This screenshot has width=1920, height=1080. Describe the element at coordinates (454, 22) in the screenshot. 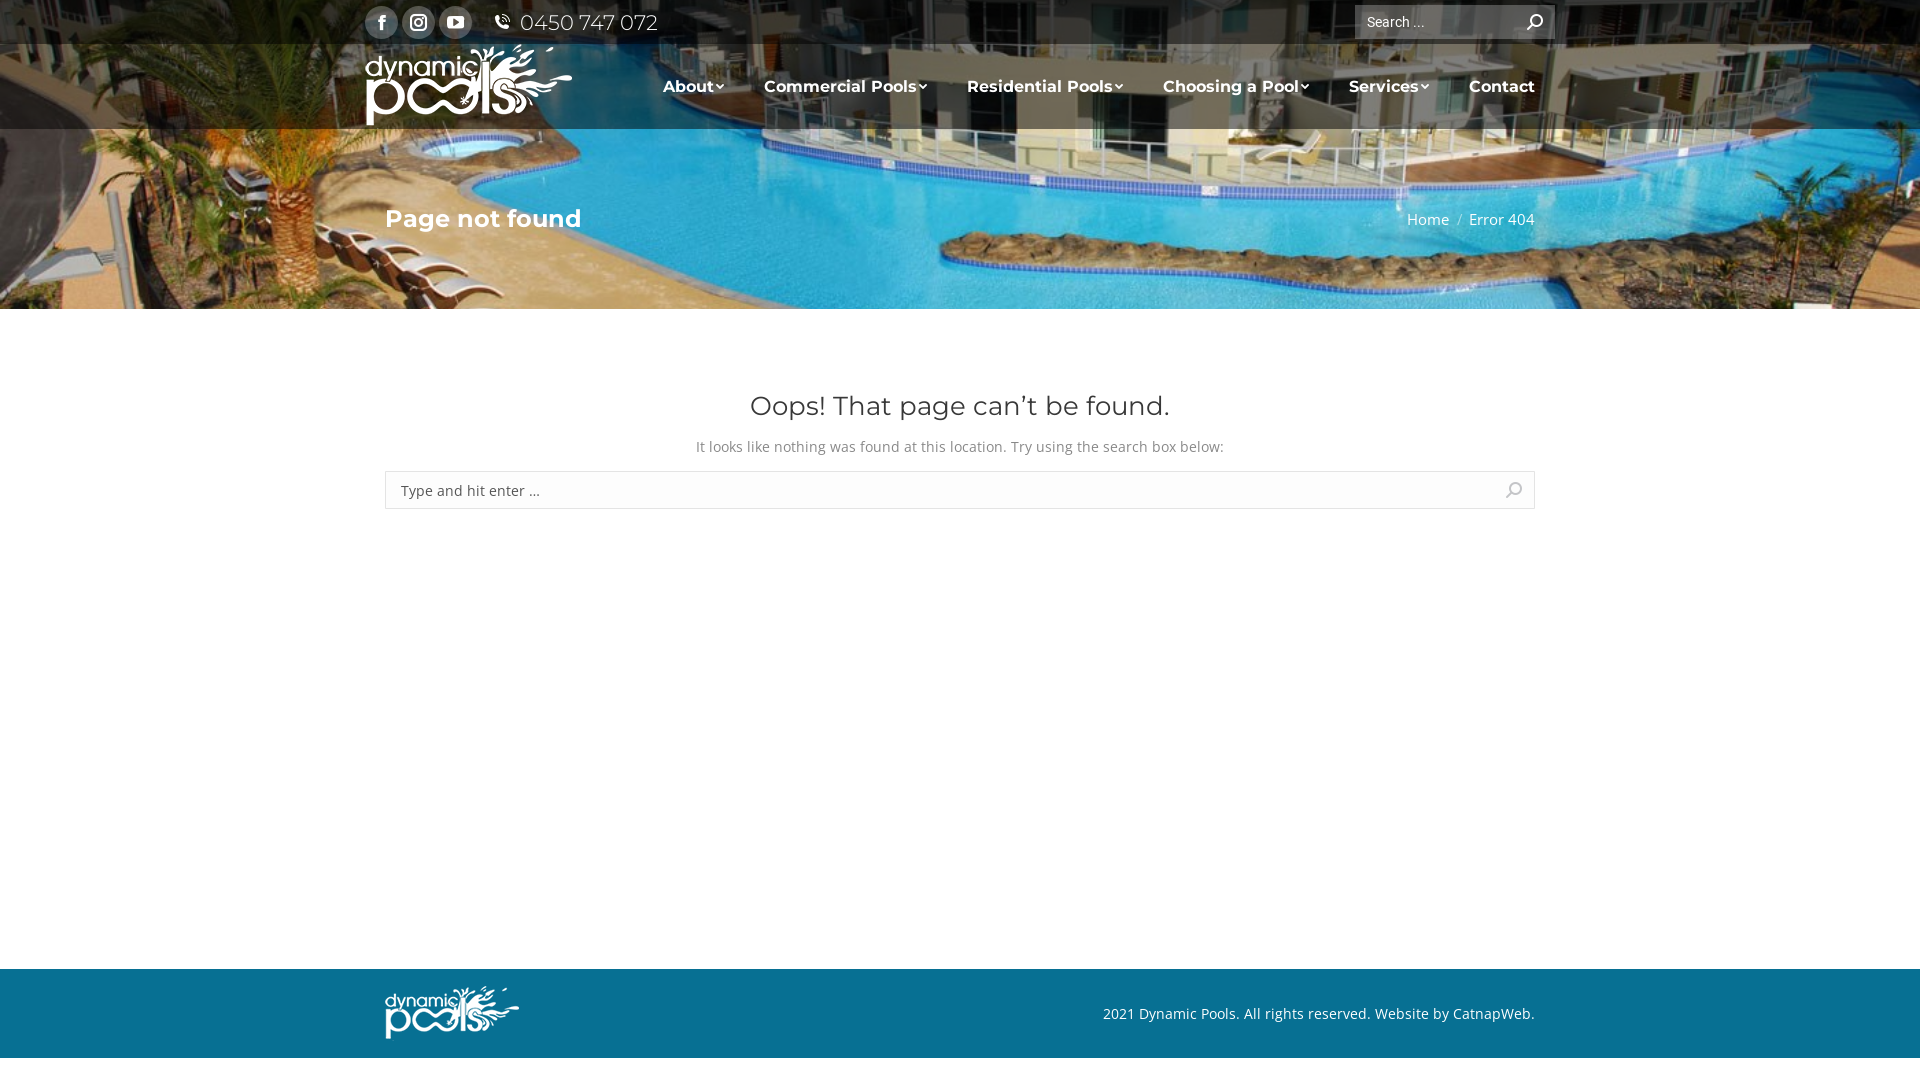

I see `'YouTube page opens in new window'` at that location.